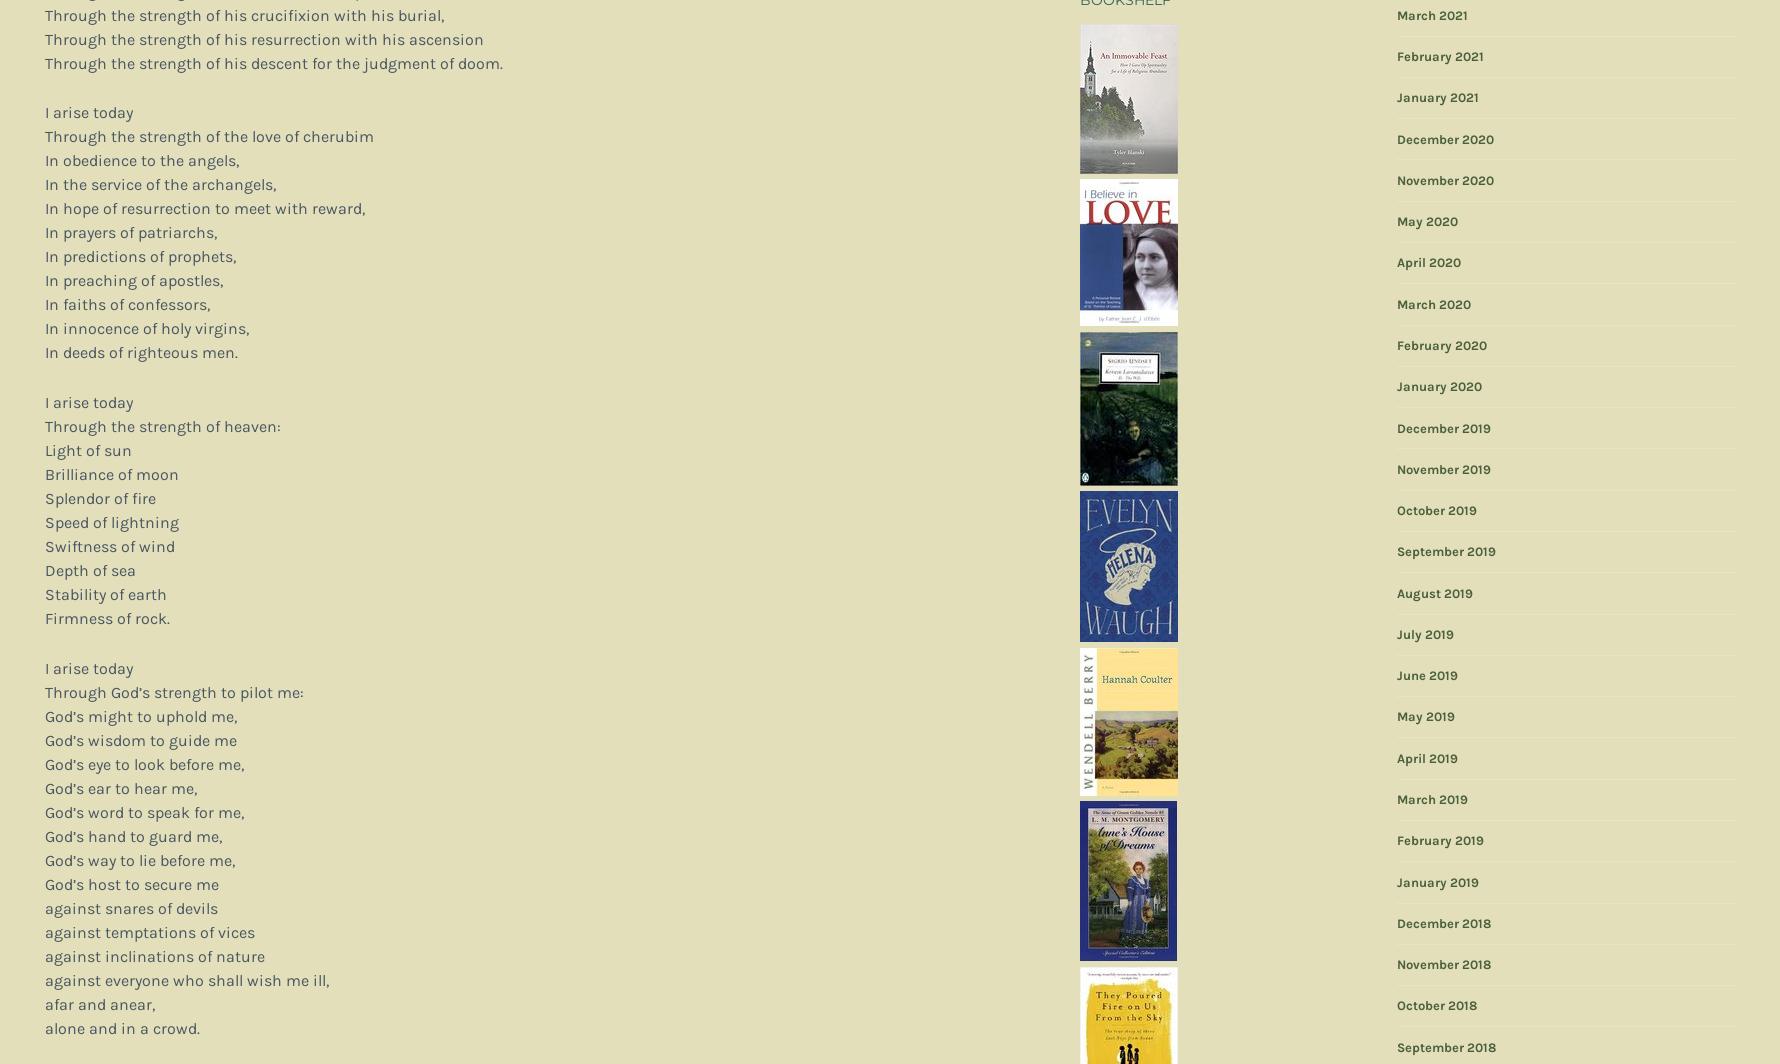 Image resolution: width=1780 pixels, height=1064 pixels. I want to click on 'November 2018', so click(1442, 964).